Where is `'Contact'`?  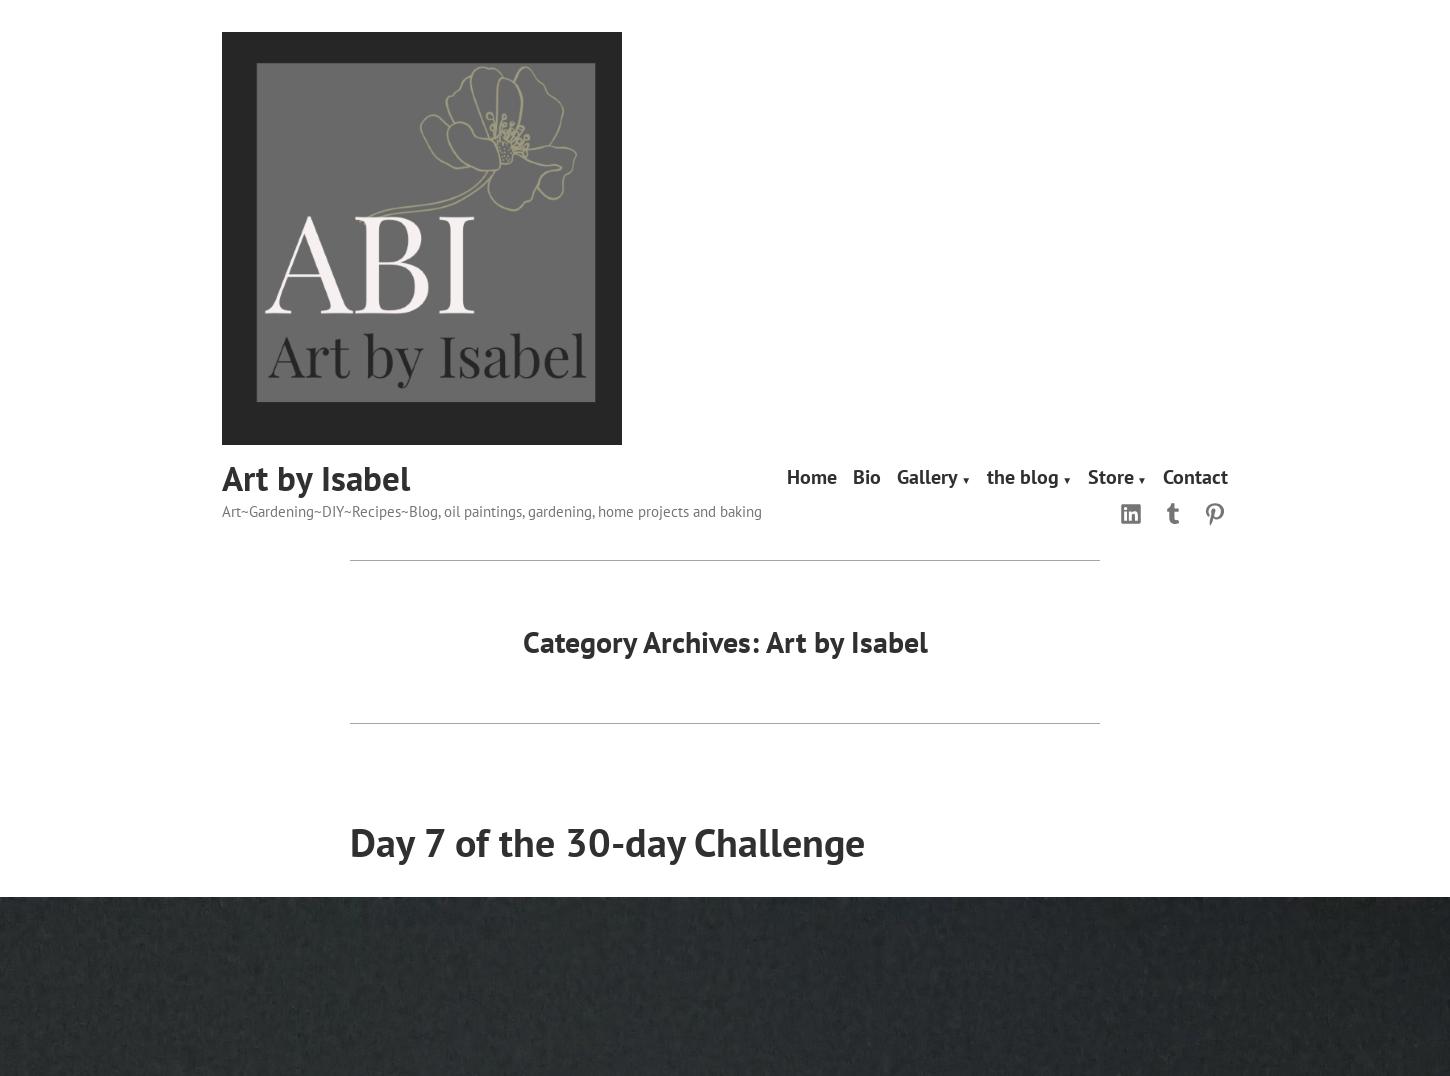
'Contact' is located at coordinates (1194, 475).